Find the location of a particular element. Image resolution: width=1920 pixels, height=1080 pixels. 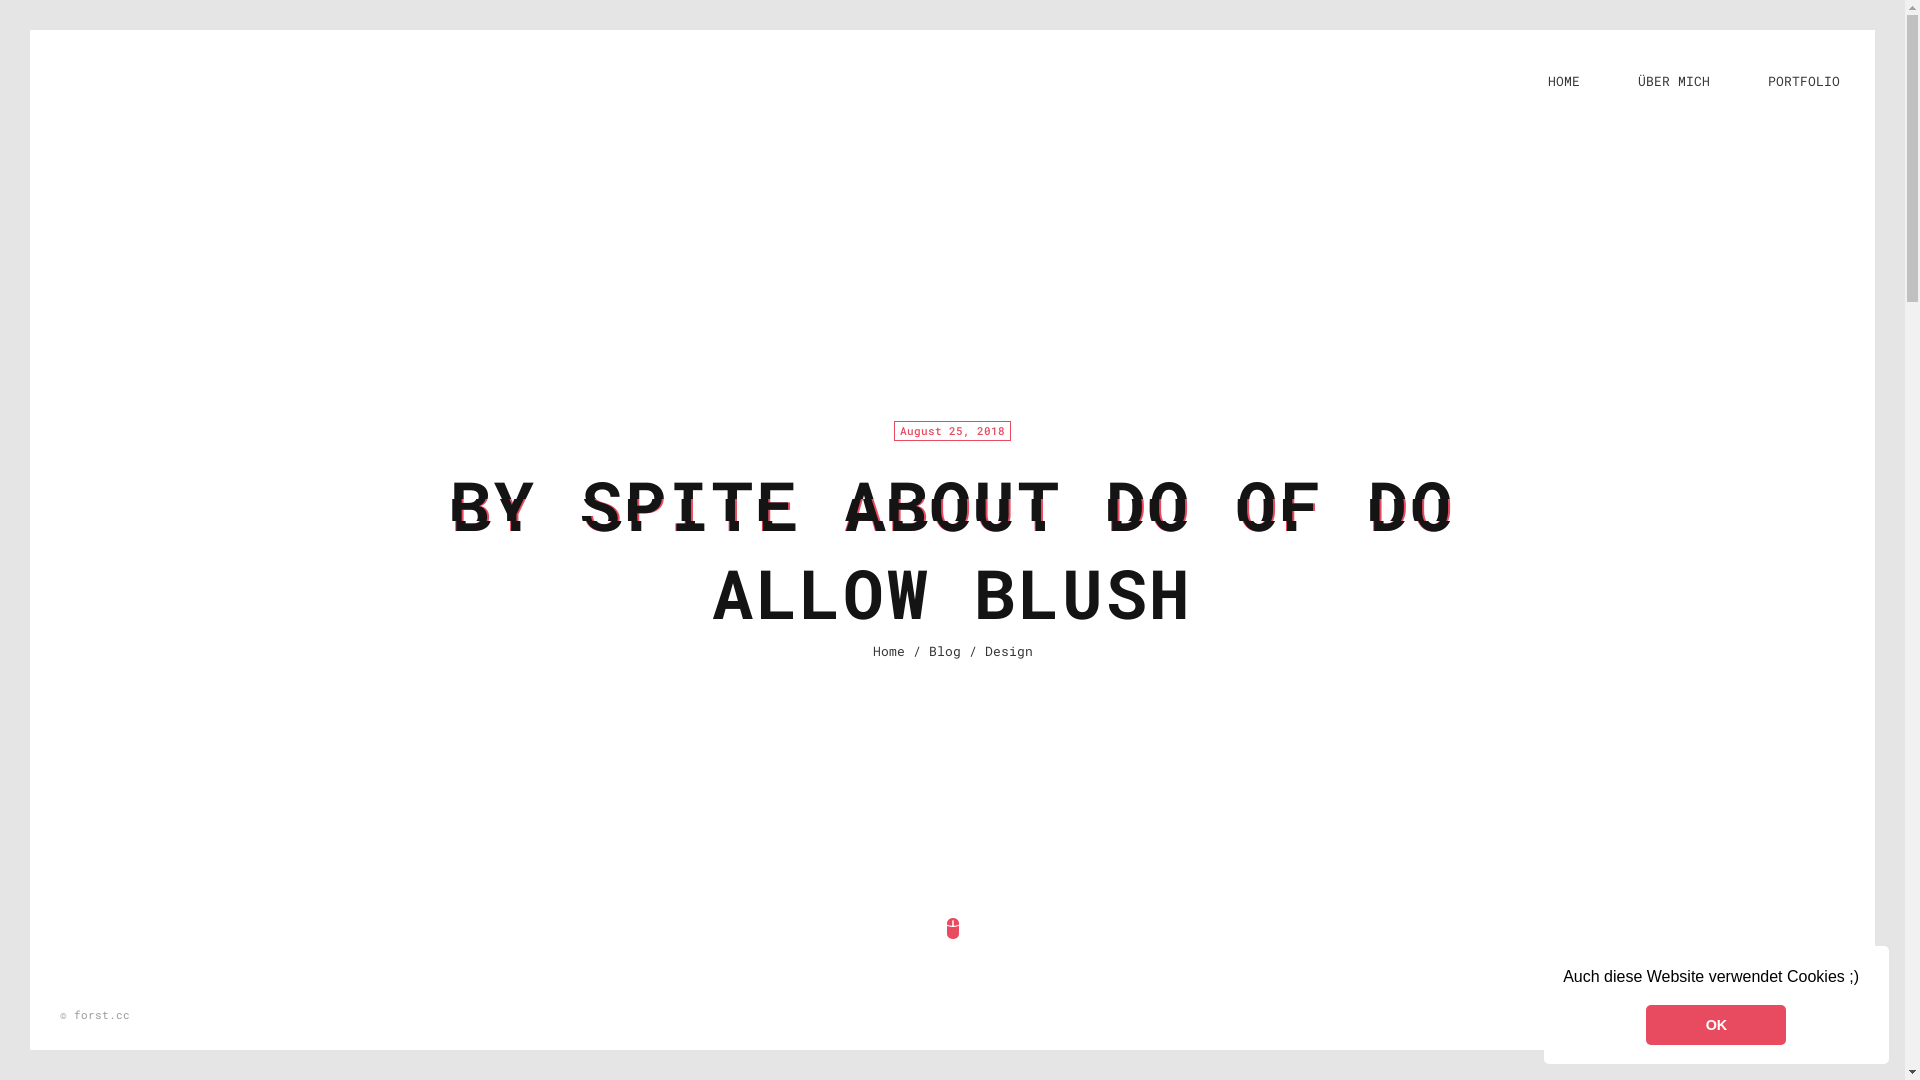

'Home' is located at coordinates (872, 651).